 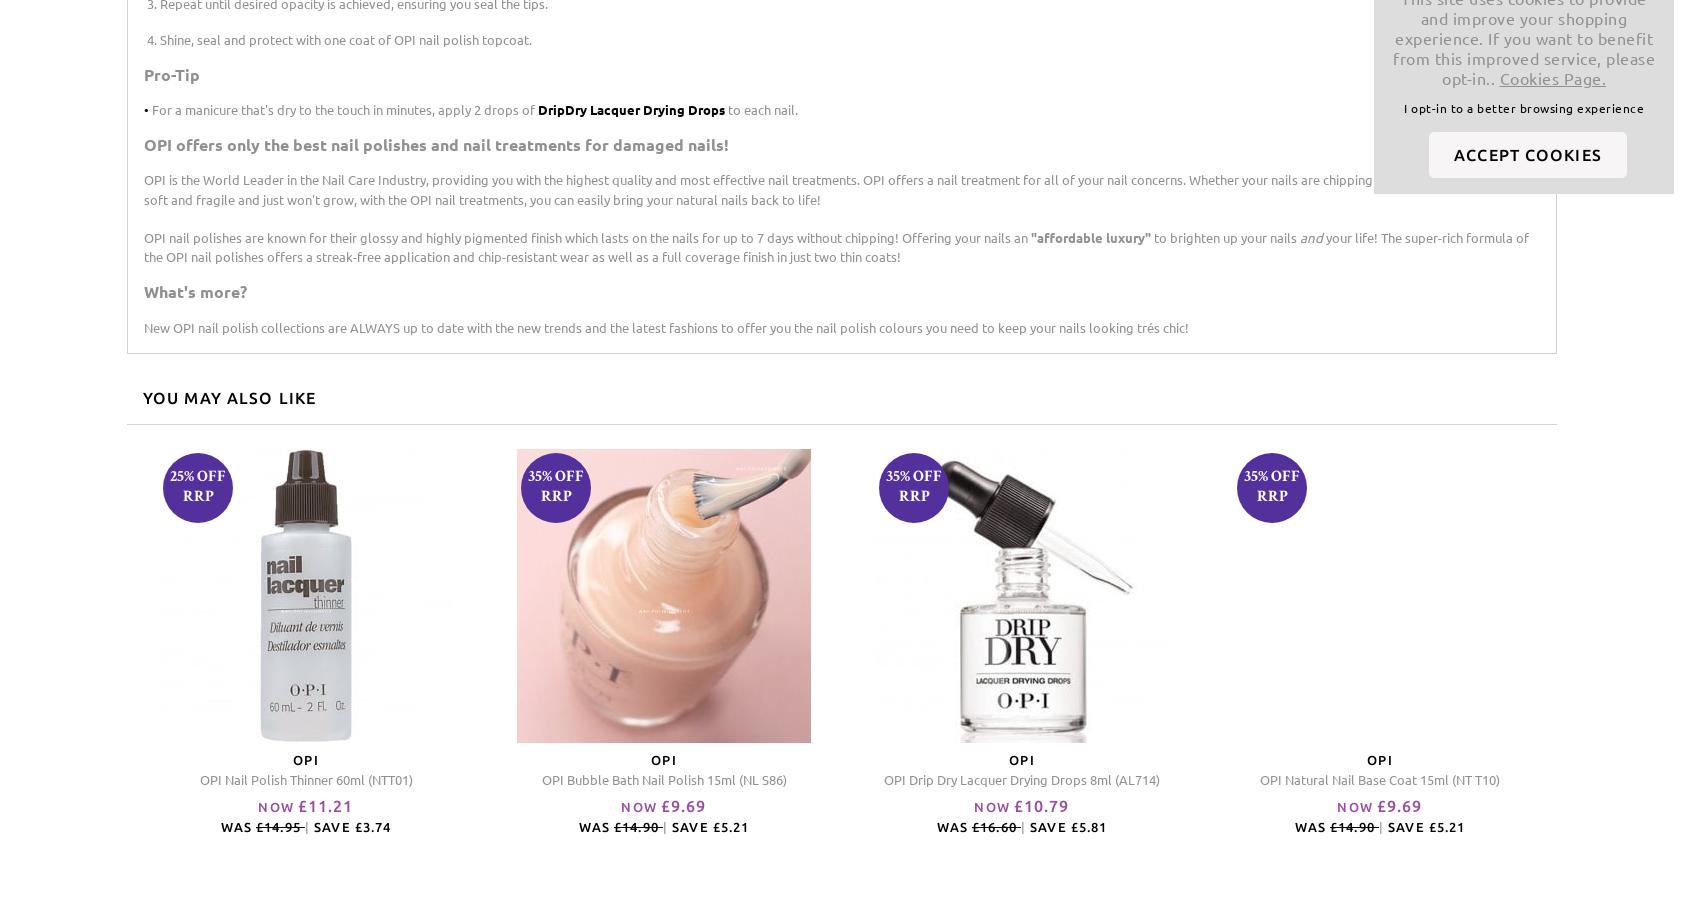 I want to click on '£16.60', so click(x=994, y=825).